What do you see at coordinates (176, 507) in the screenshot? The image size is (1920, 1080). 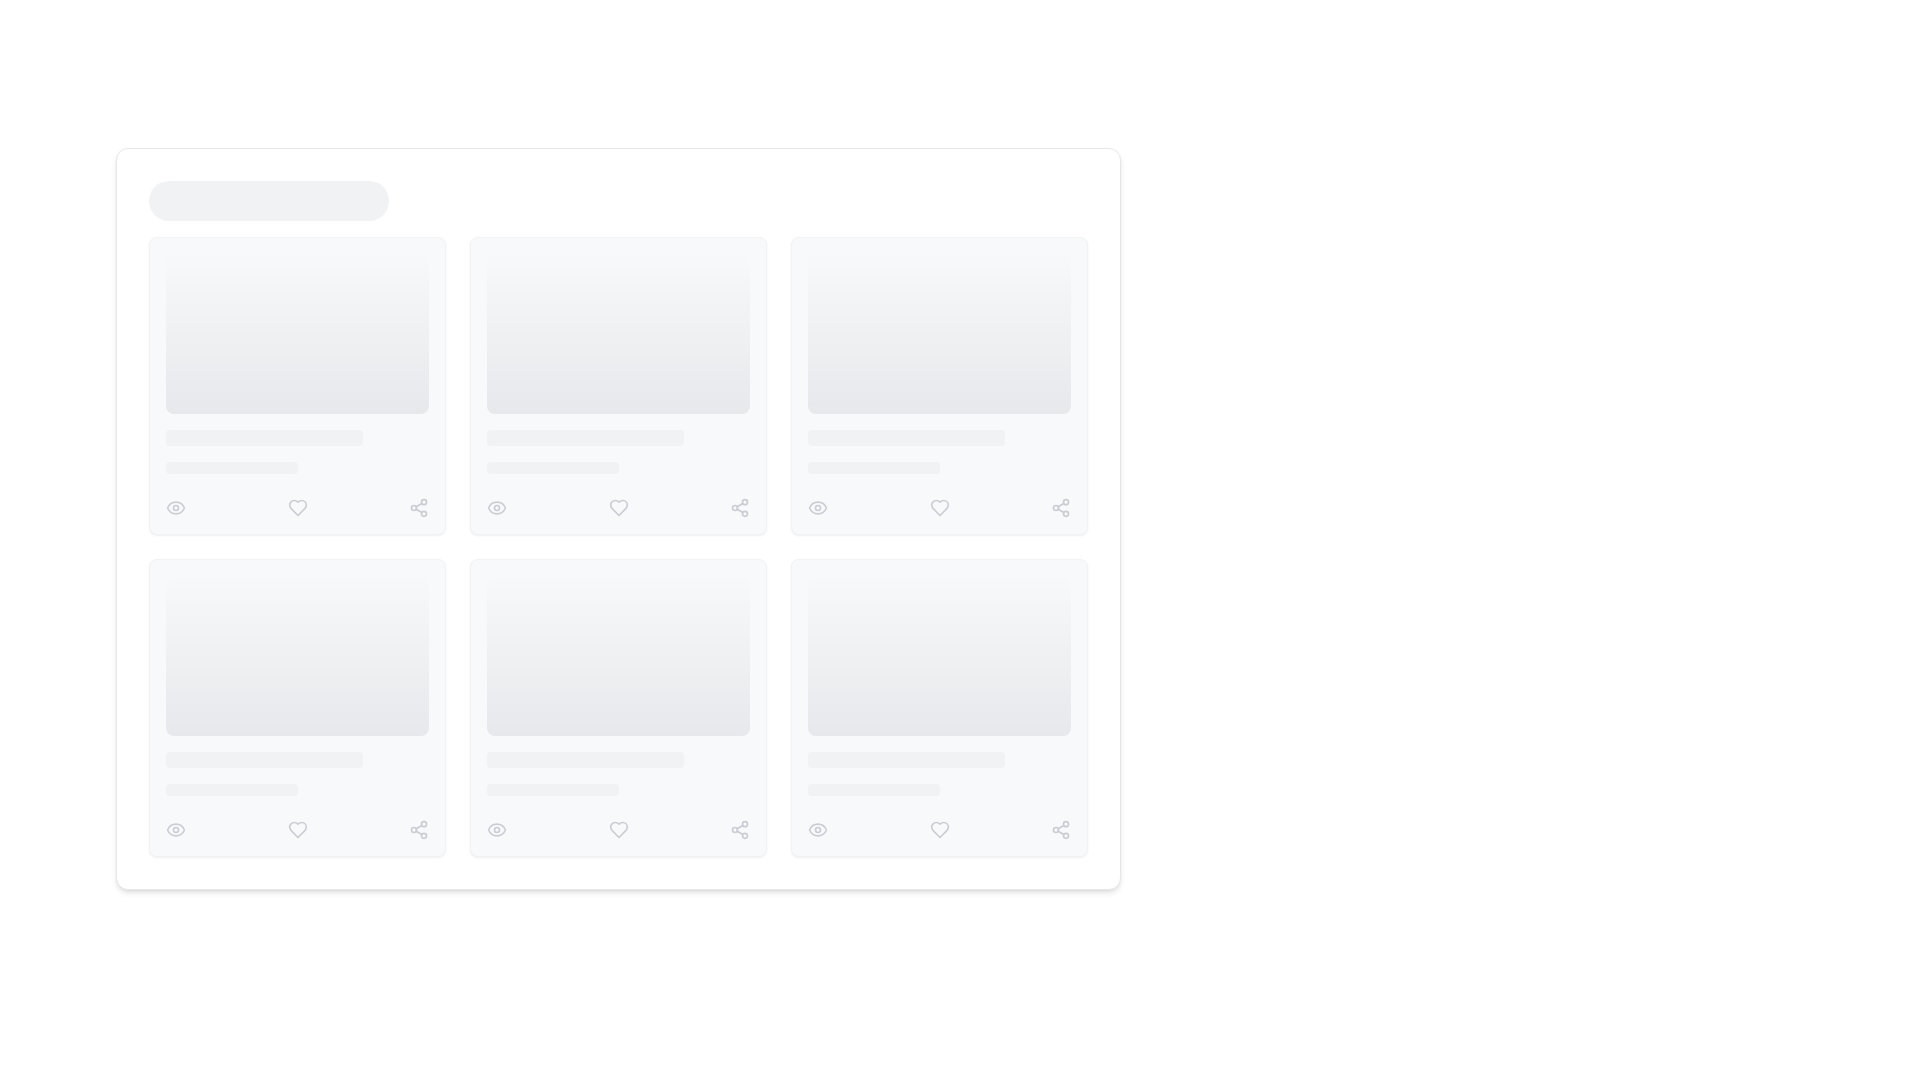 I see `the visibility icon located at the bottom-left corner of the card layout row, which is positioned to the left of the heart icon` at bounding box center [176, 507].